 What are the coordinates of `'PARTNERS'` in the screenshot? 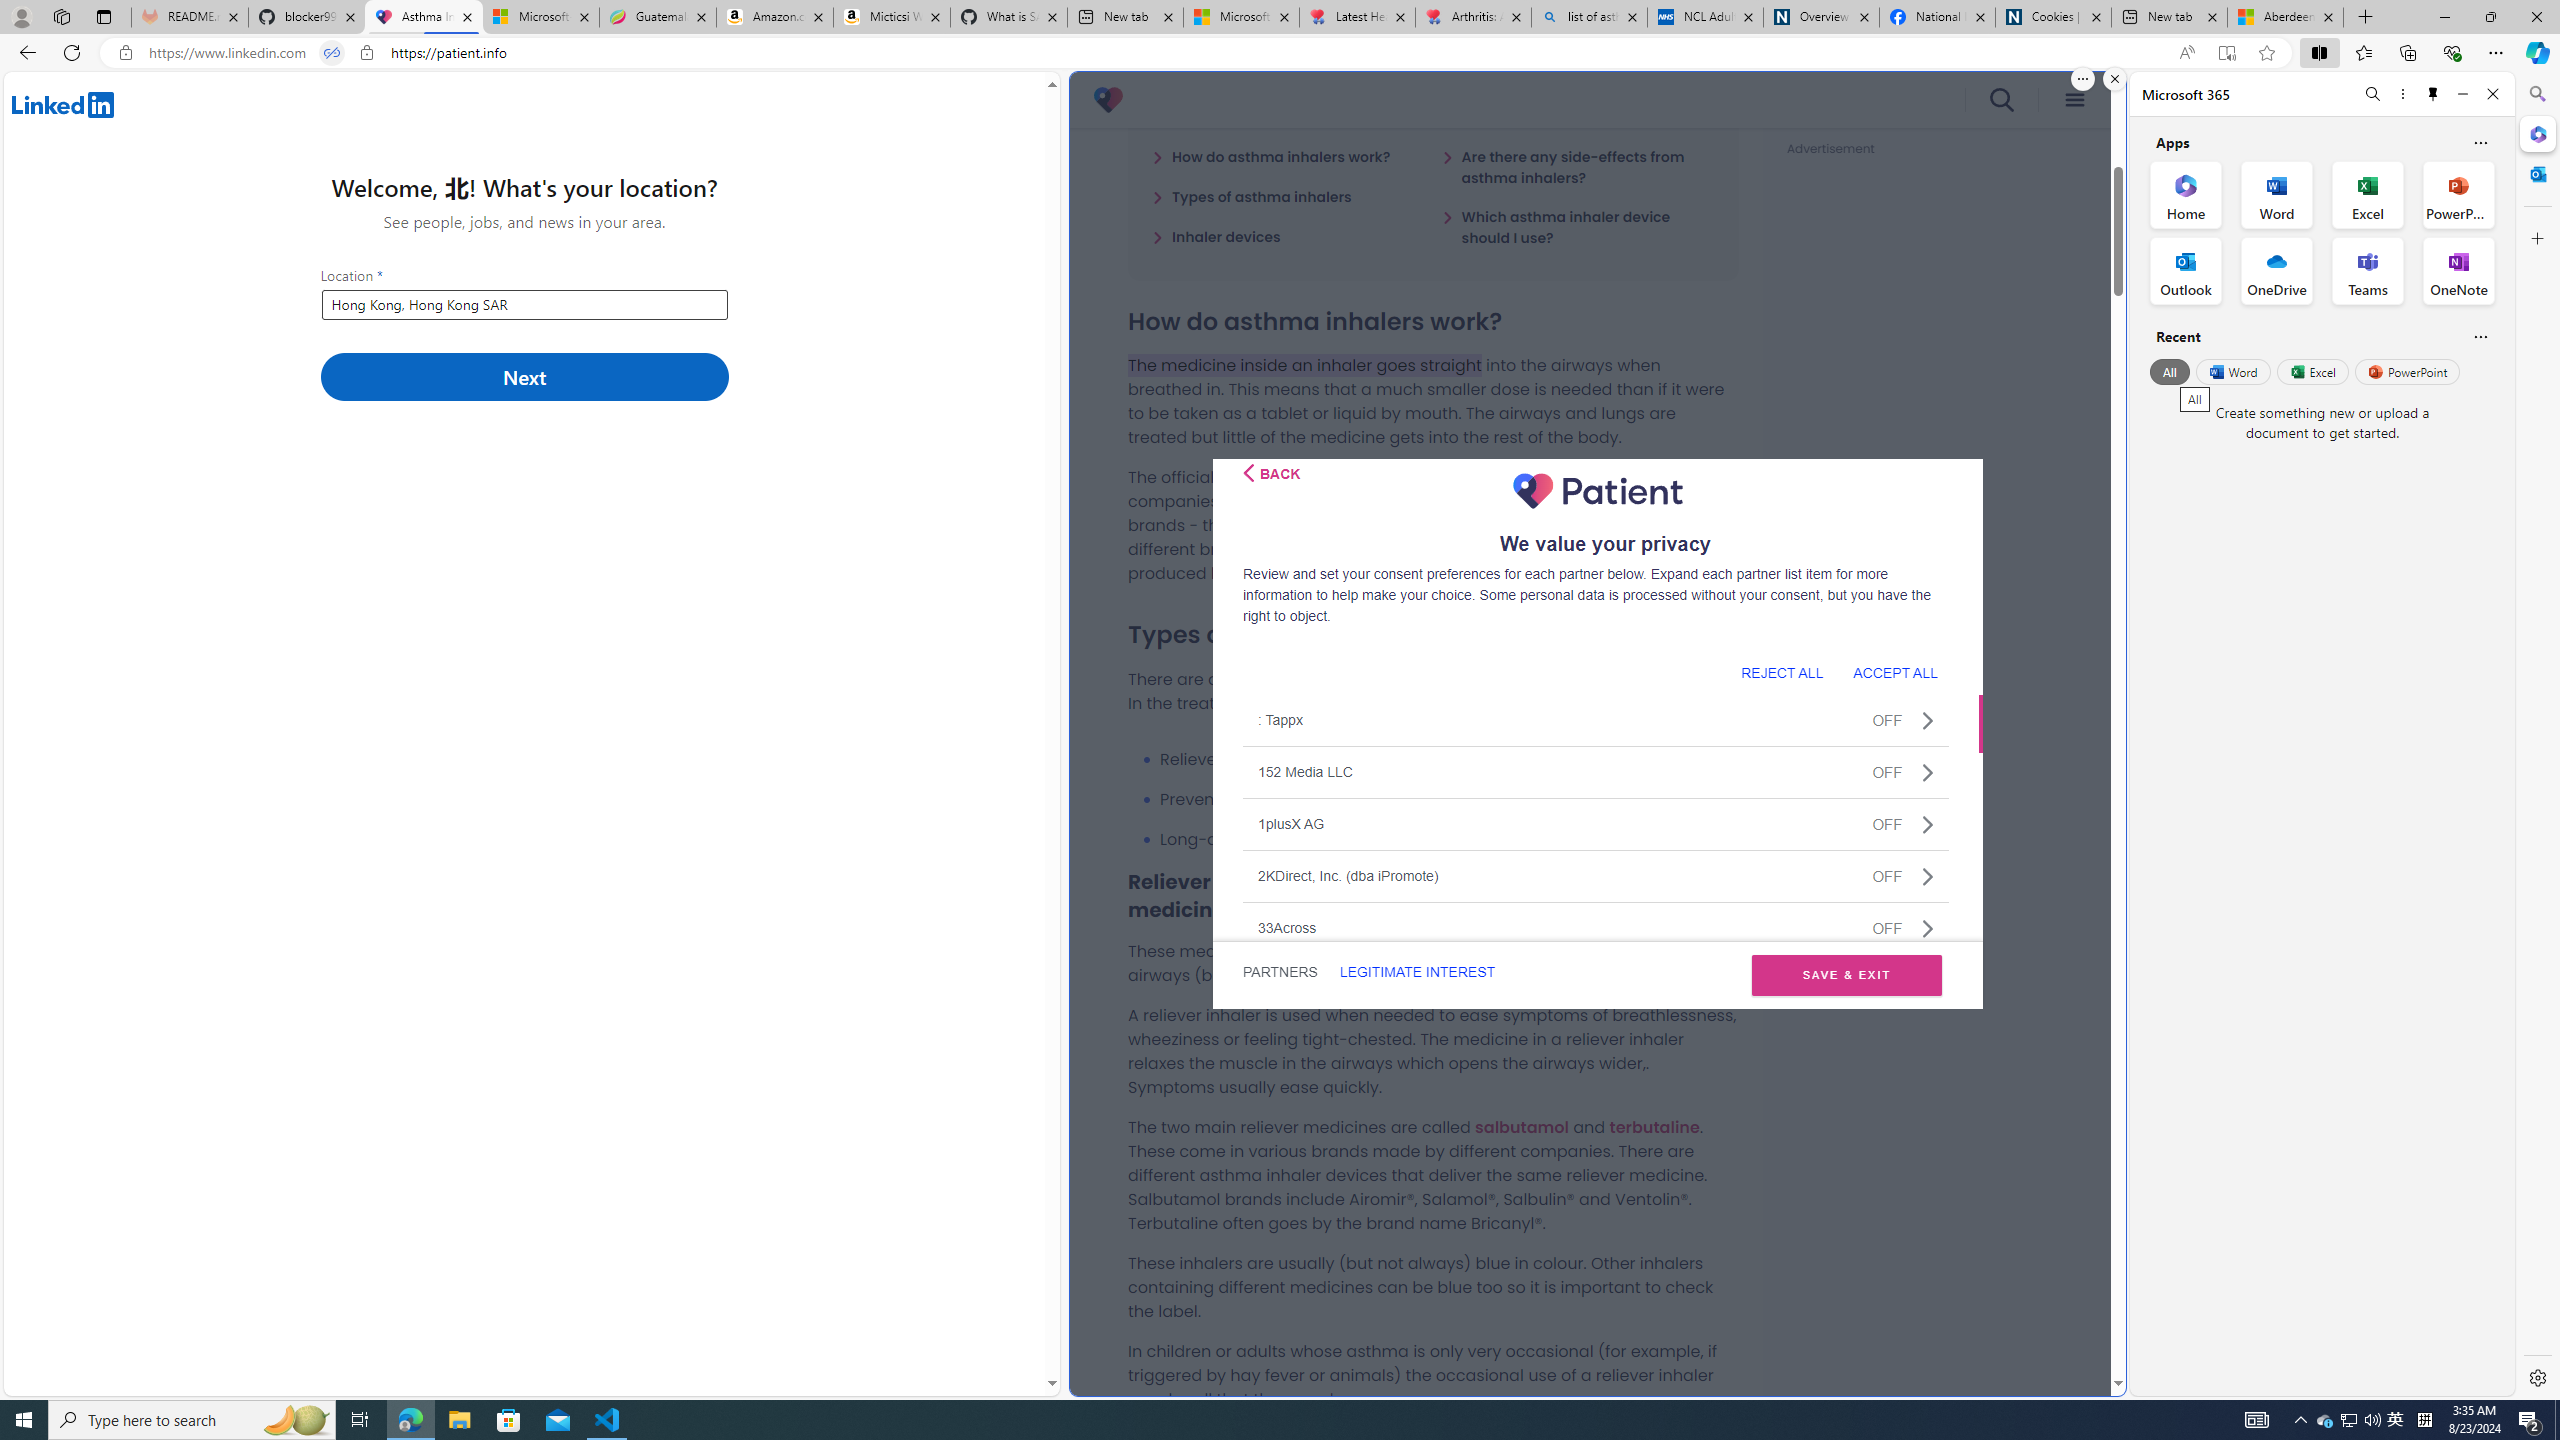 It's located at (1280, 972).